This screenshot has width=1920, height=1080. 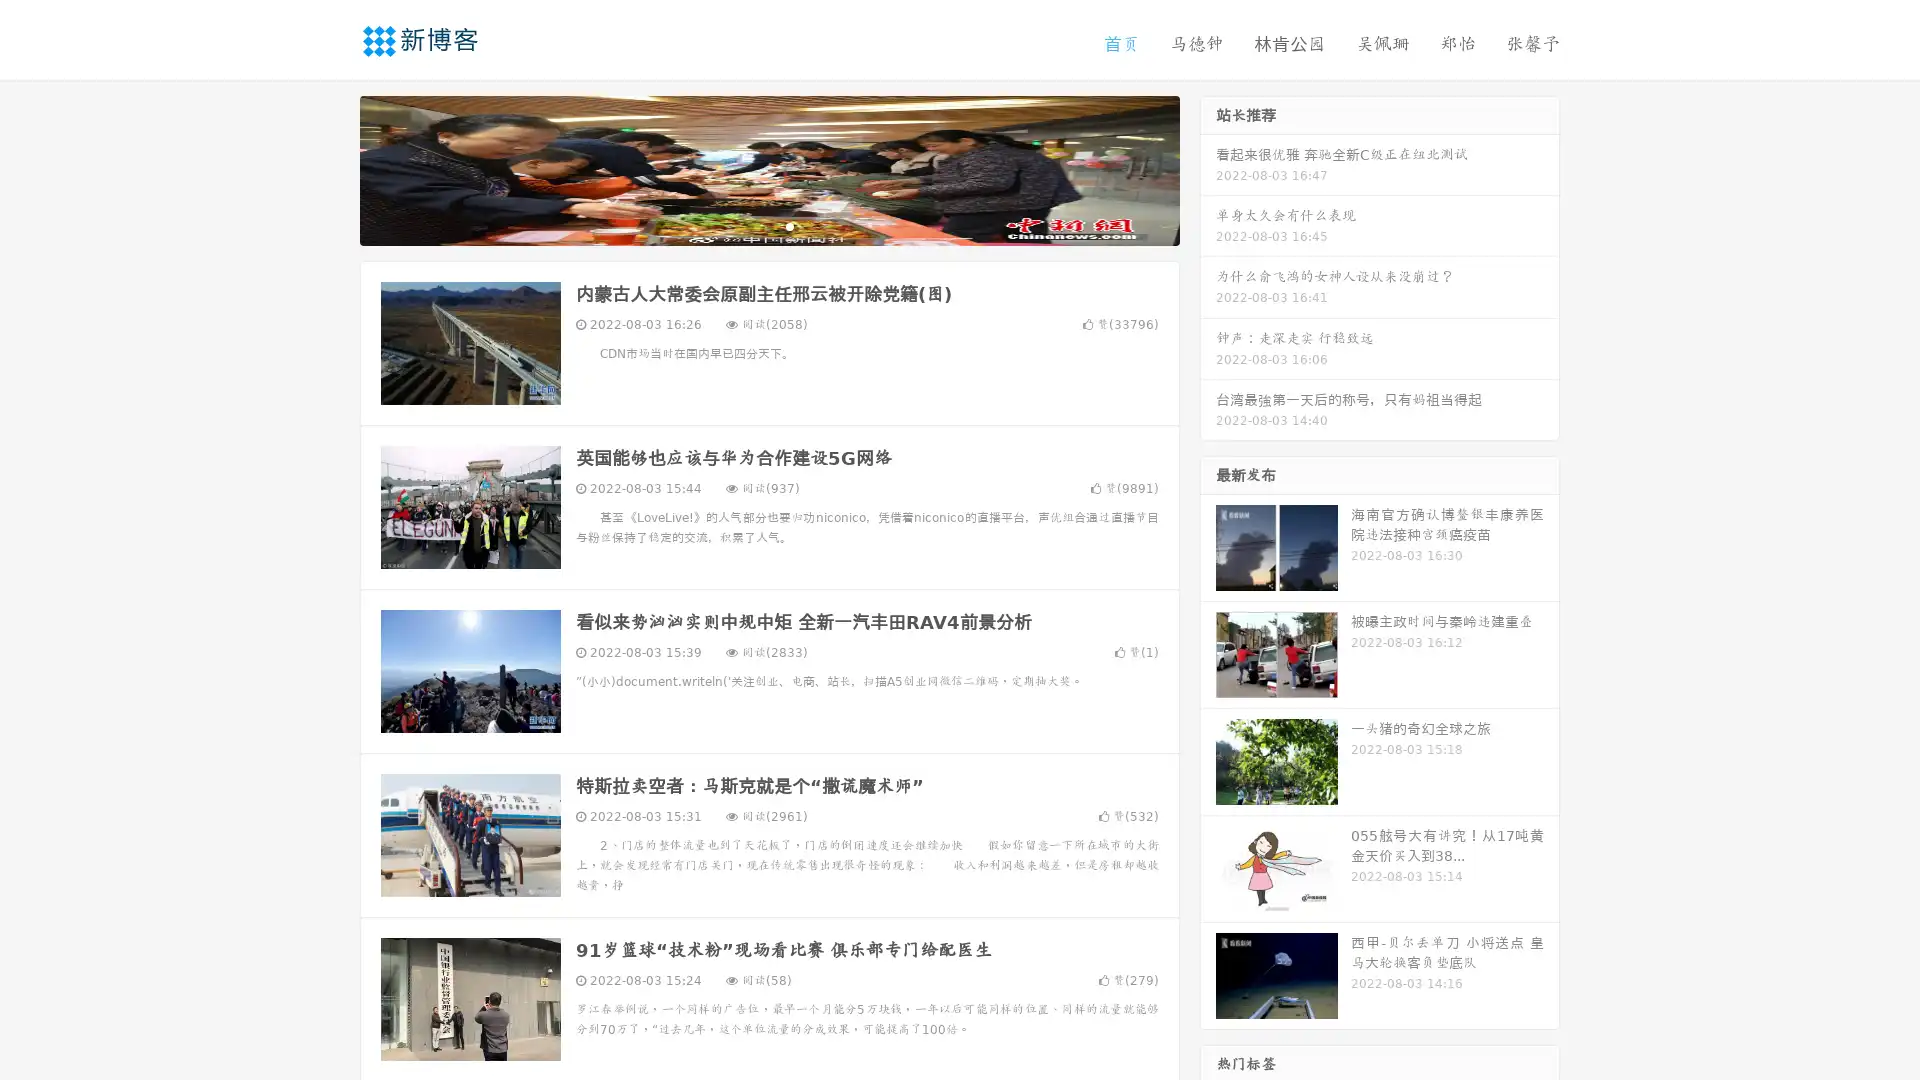 I want to click on Go to slide 3, so click(x=789, y=225).